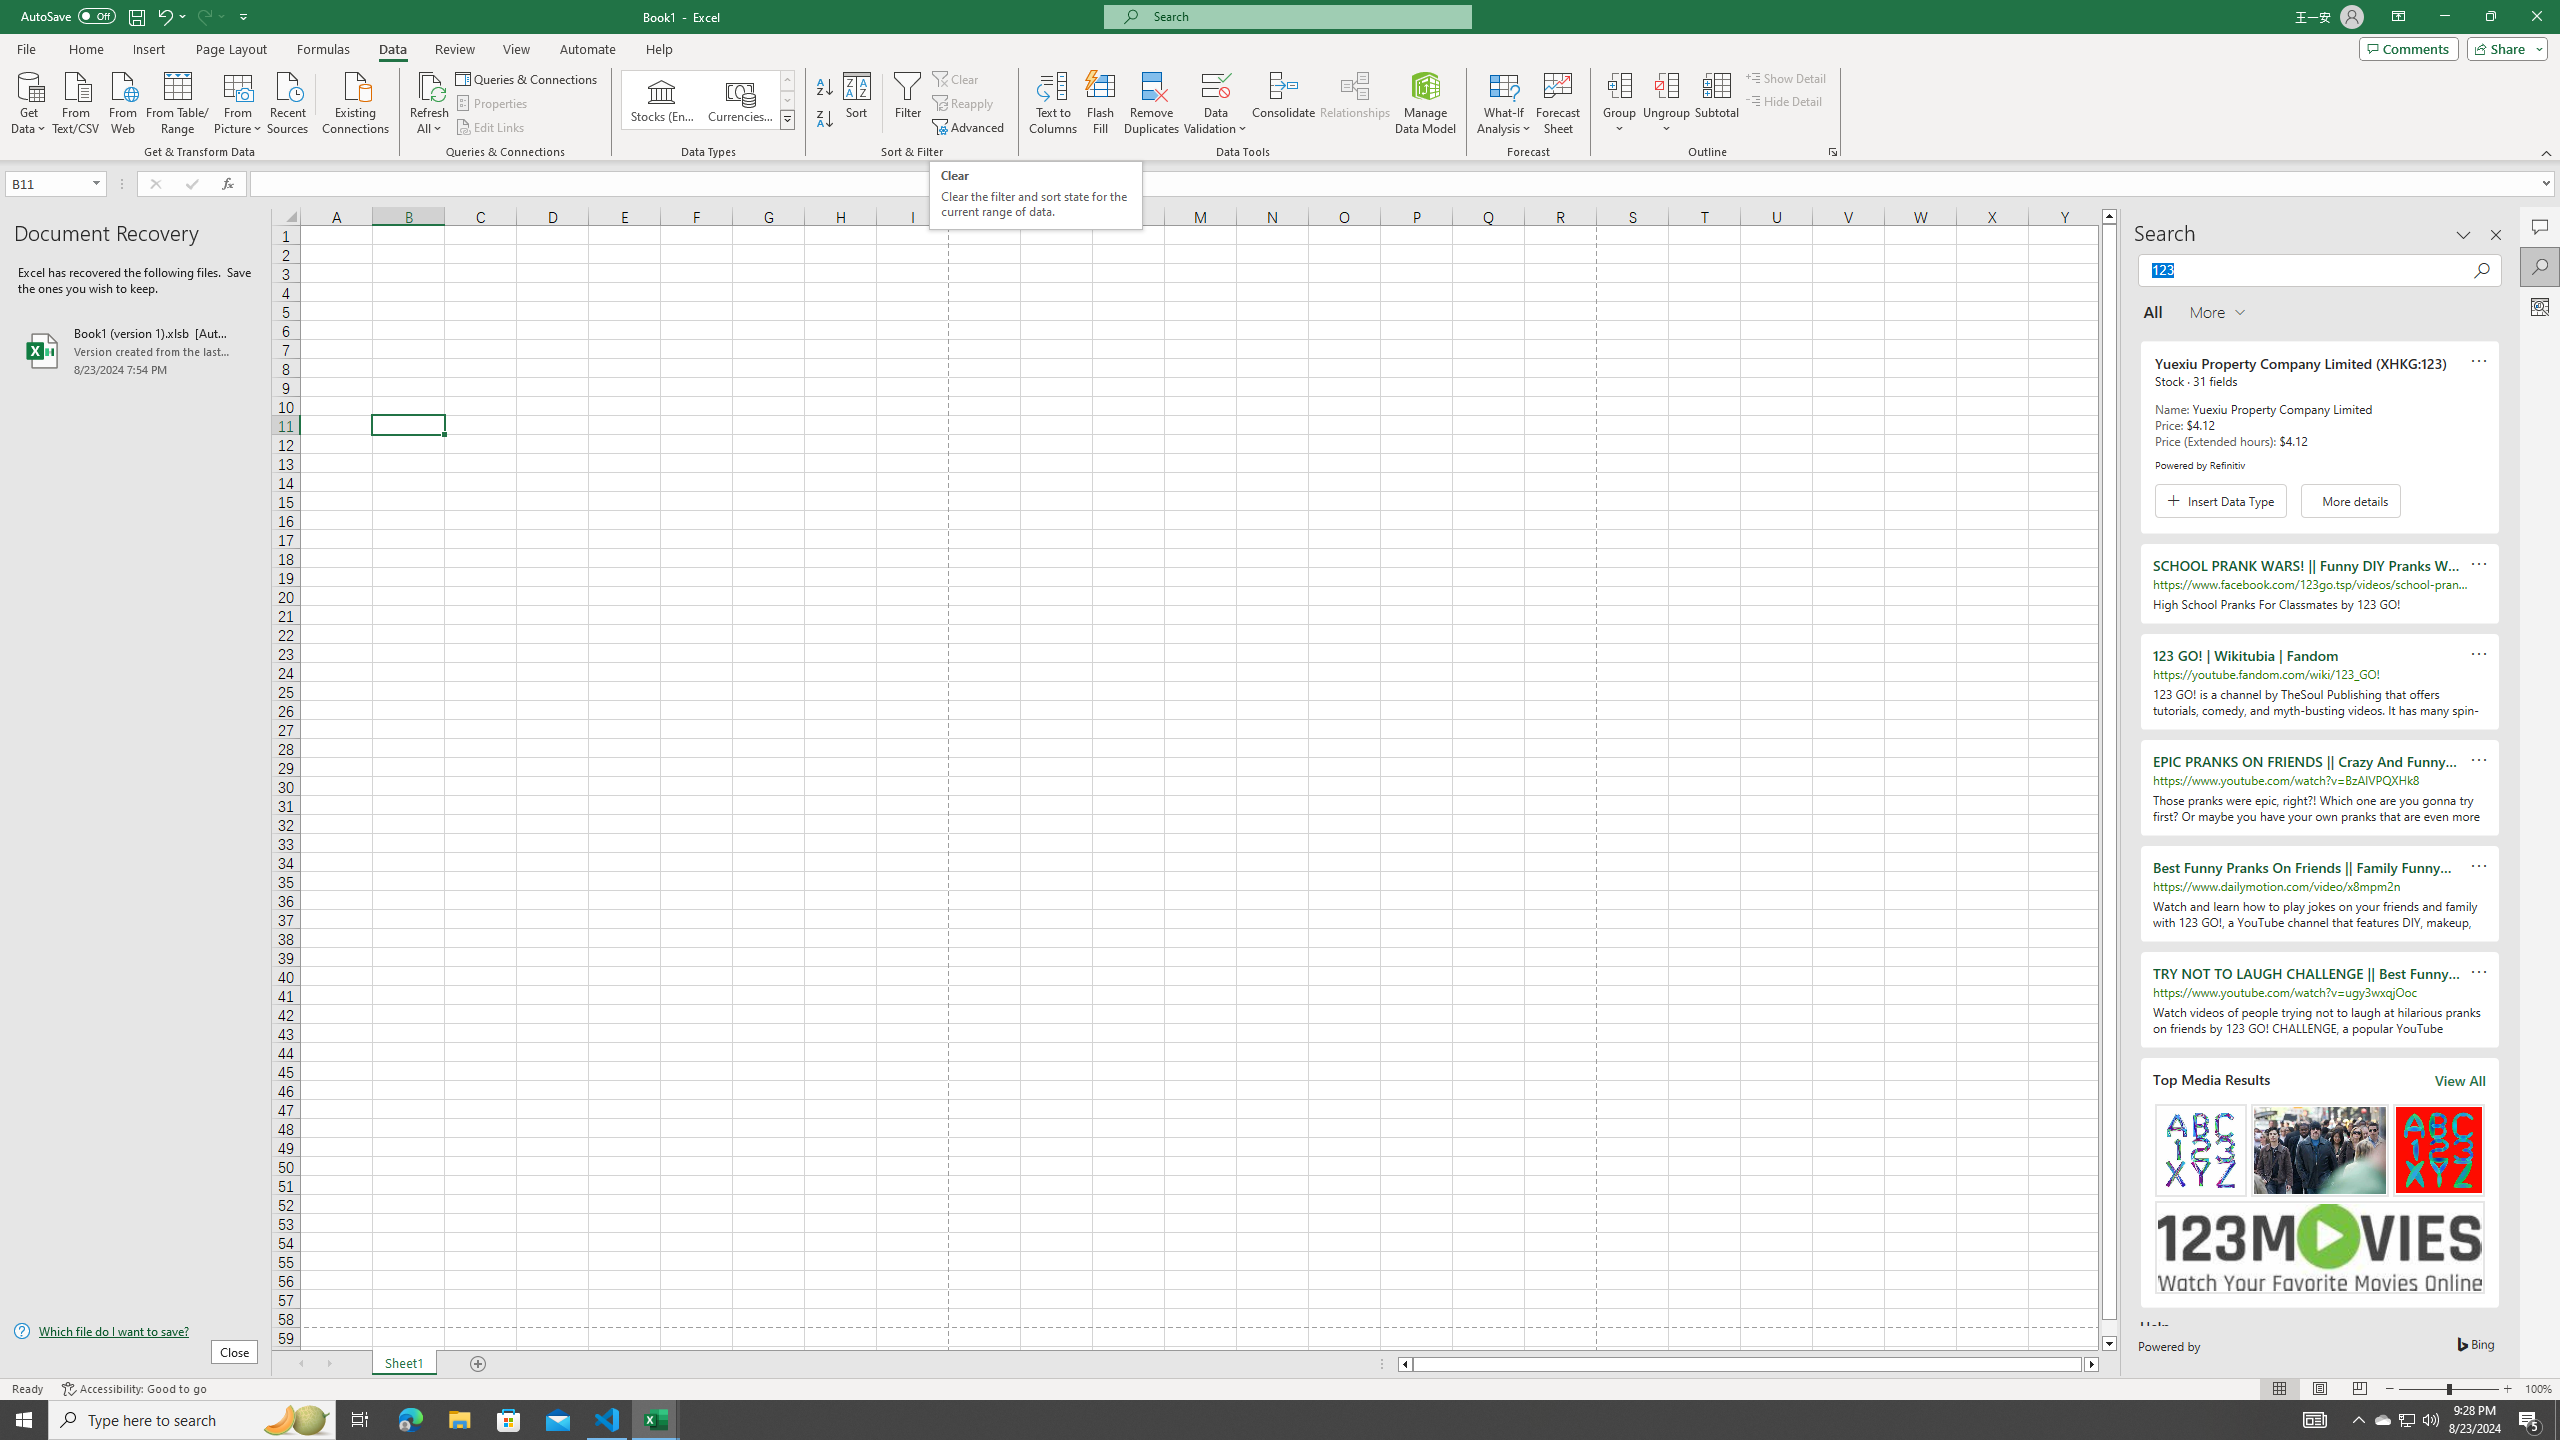 The width and height of the screenshot is (2560, 1440). Describe the element at coordinates (1283, 103) in the screenshot. I see `'Consolidate...'` at that location.